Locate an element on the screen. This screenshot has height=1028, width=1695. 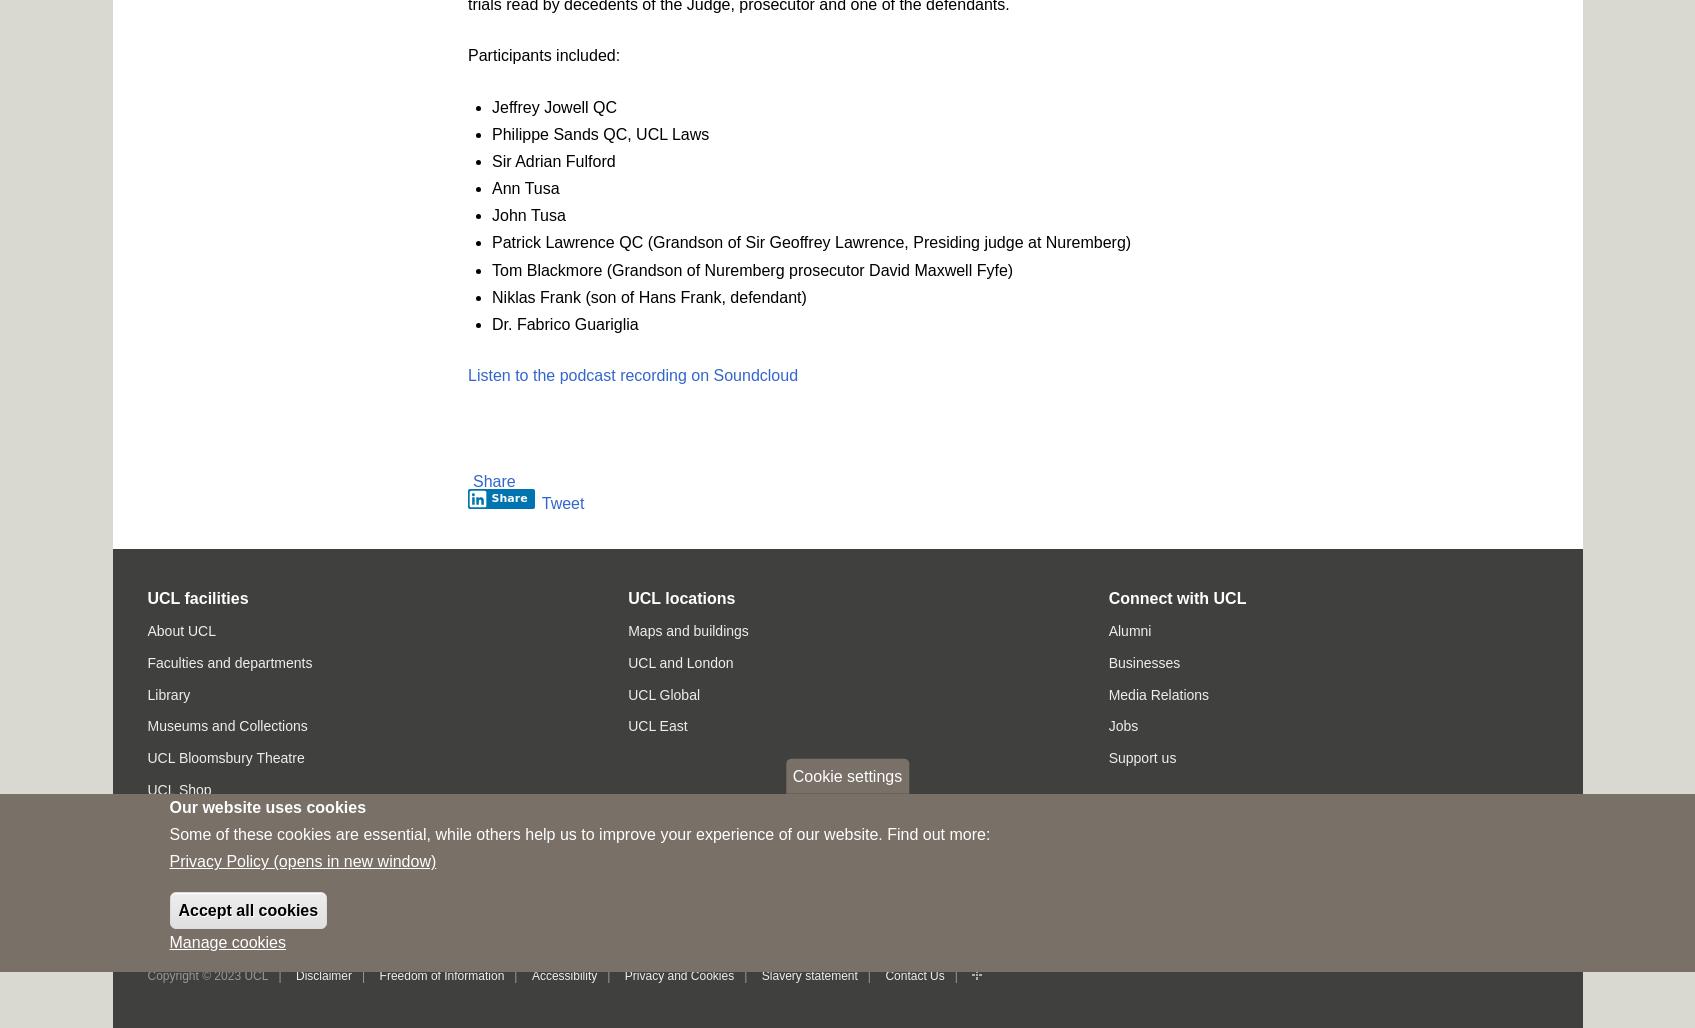
'Connect with UCL' is located at coordinates (1177, 596).